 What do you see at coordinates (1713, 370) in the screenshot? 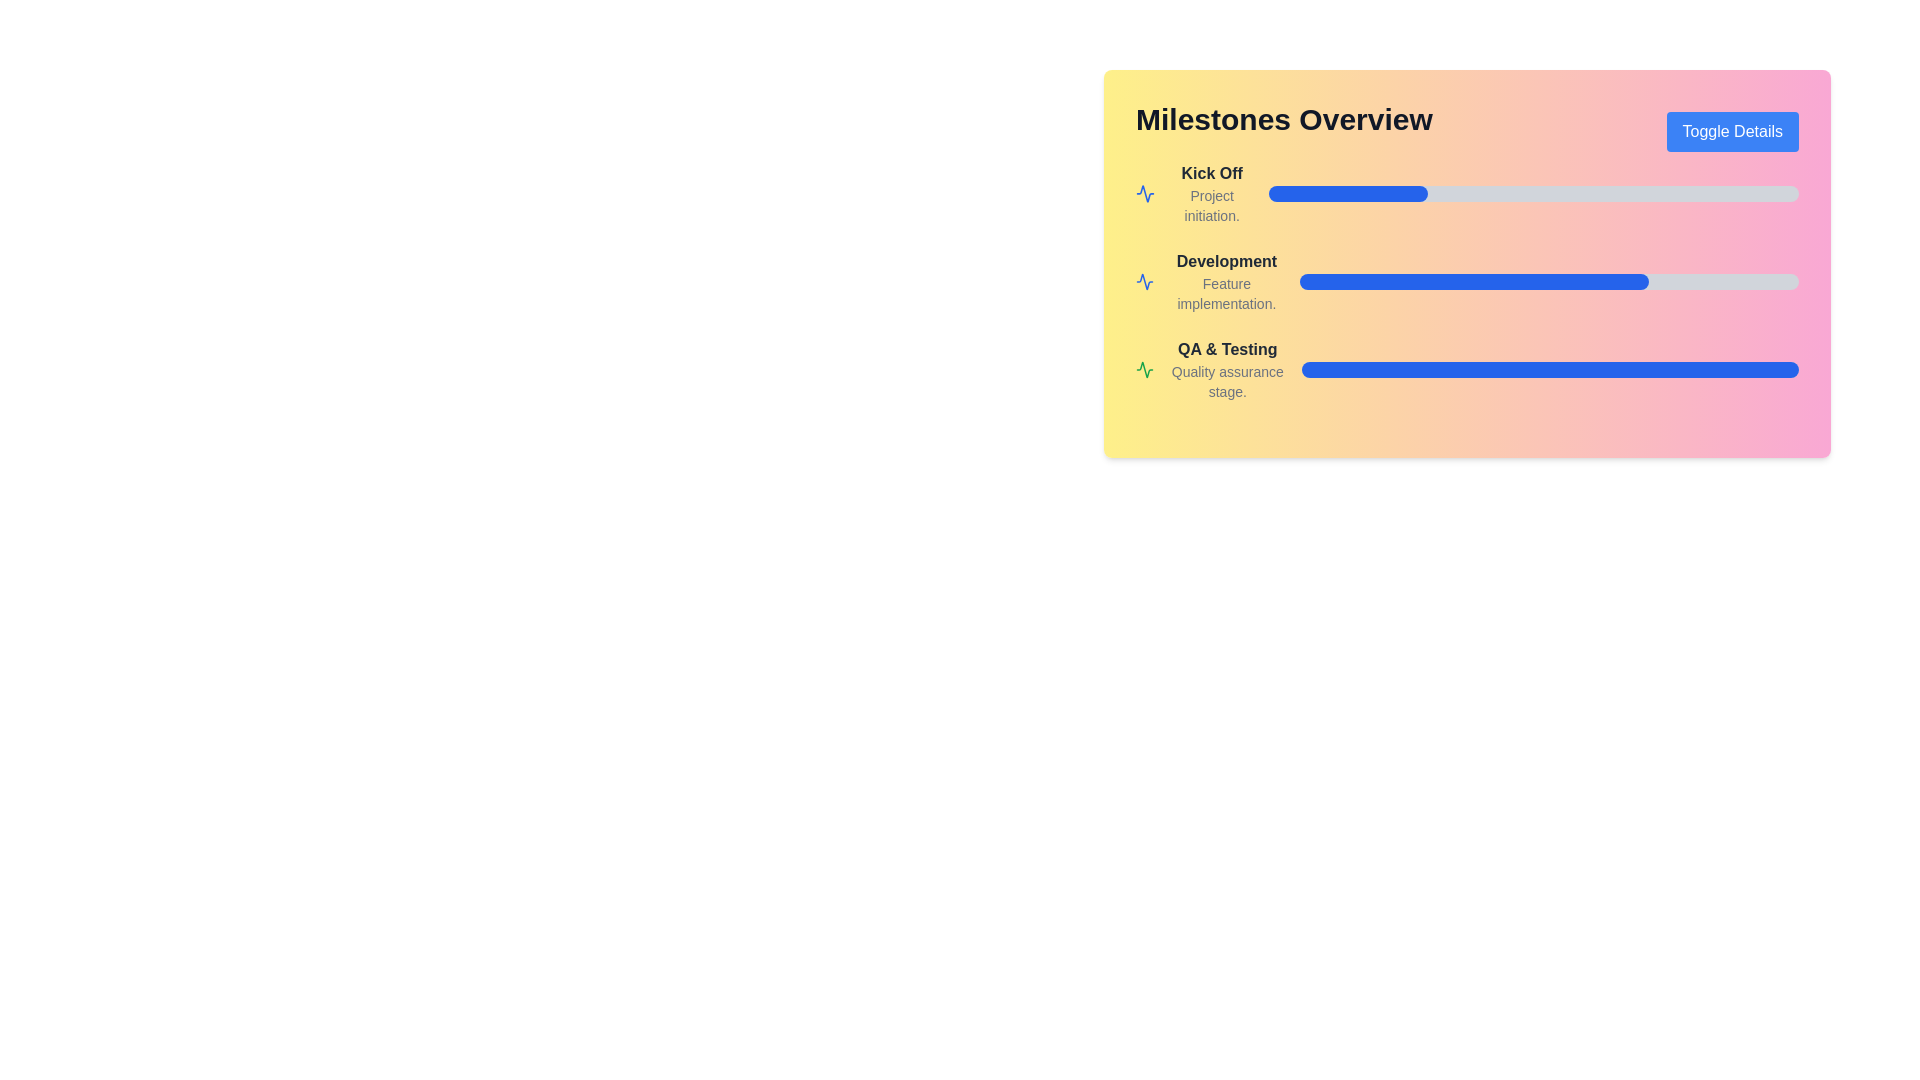
I see `the progress bar value` at bounding box center [1713, 370].